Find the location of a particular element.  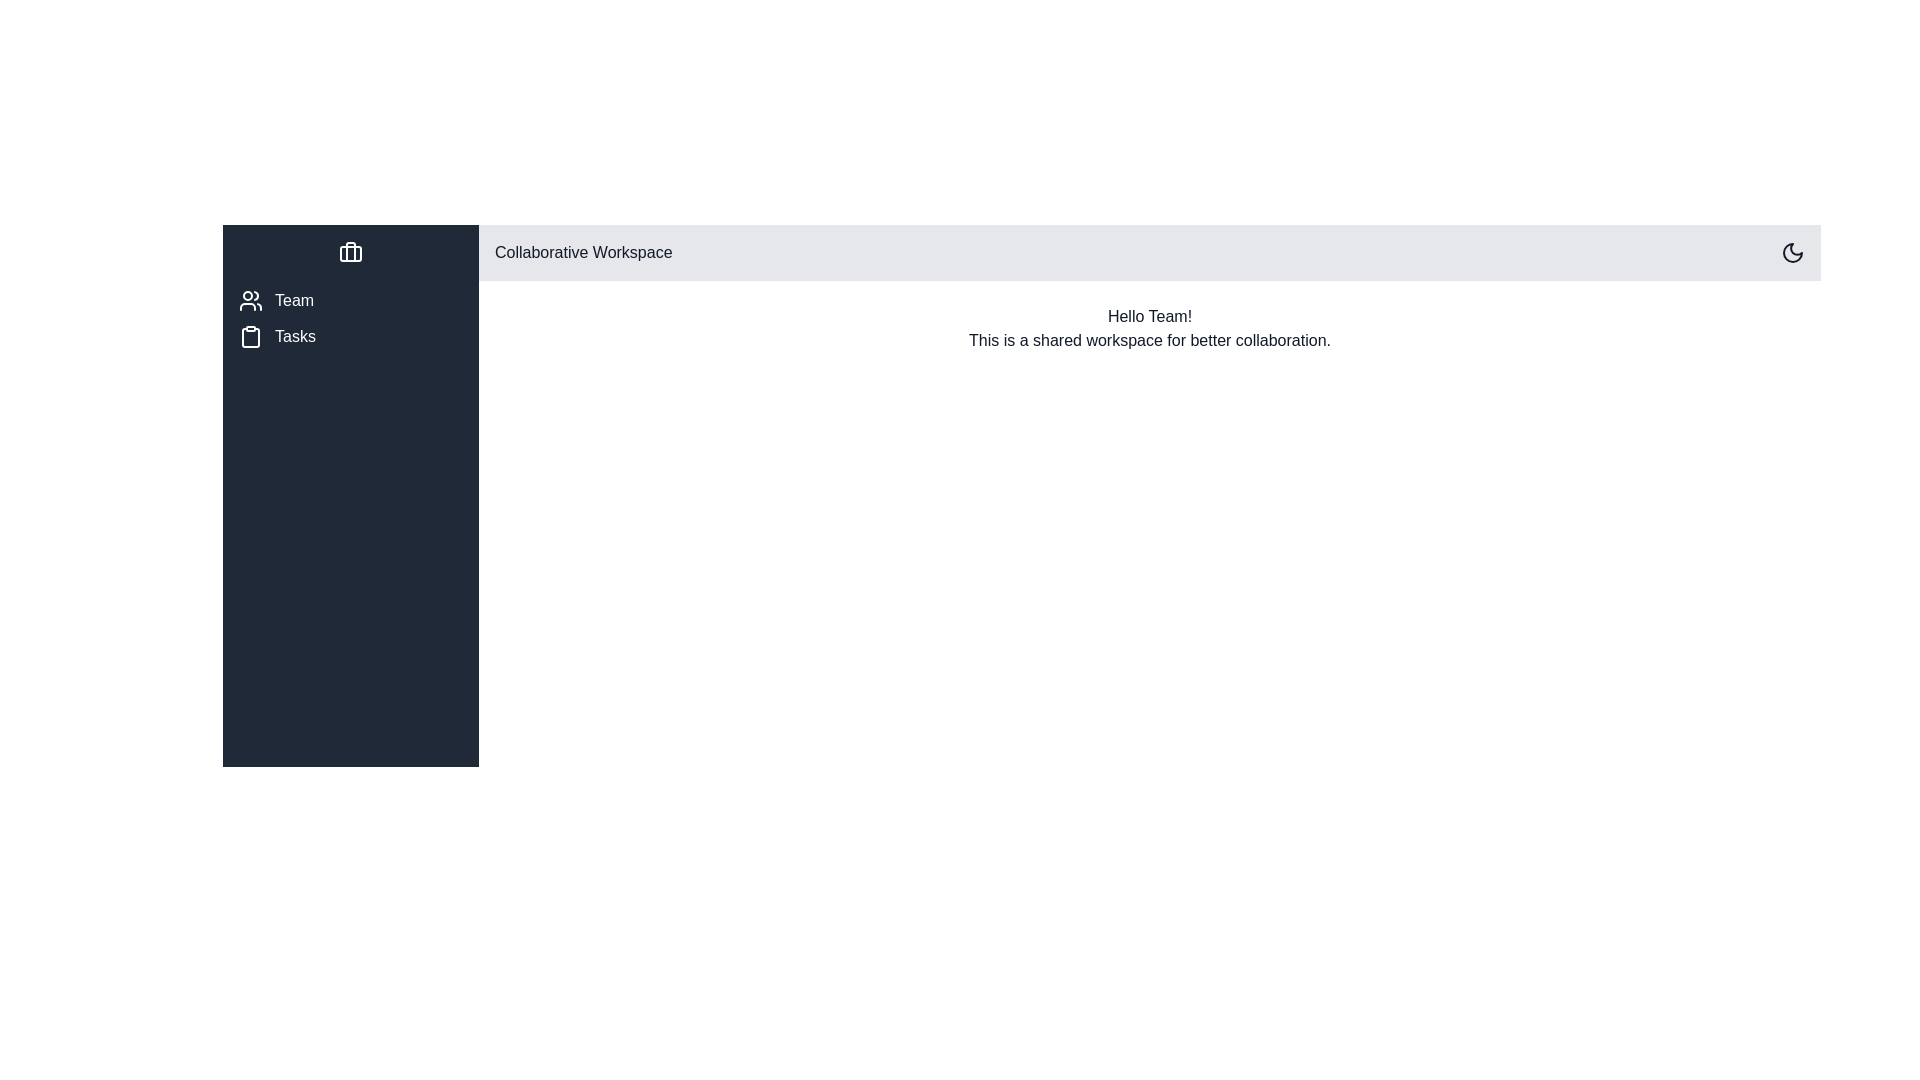

text from the Text Label that serves as the title or identification of the workspace displayed, positioned at the top left of the layout is located at coordinates (582, 252).